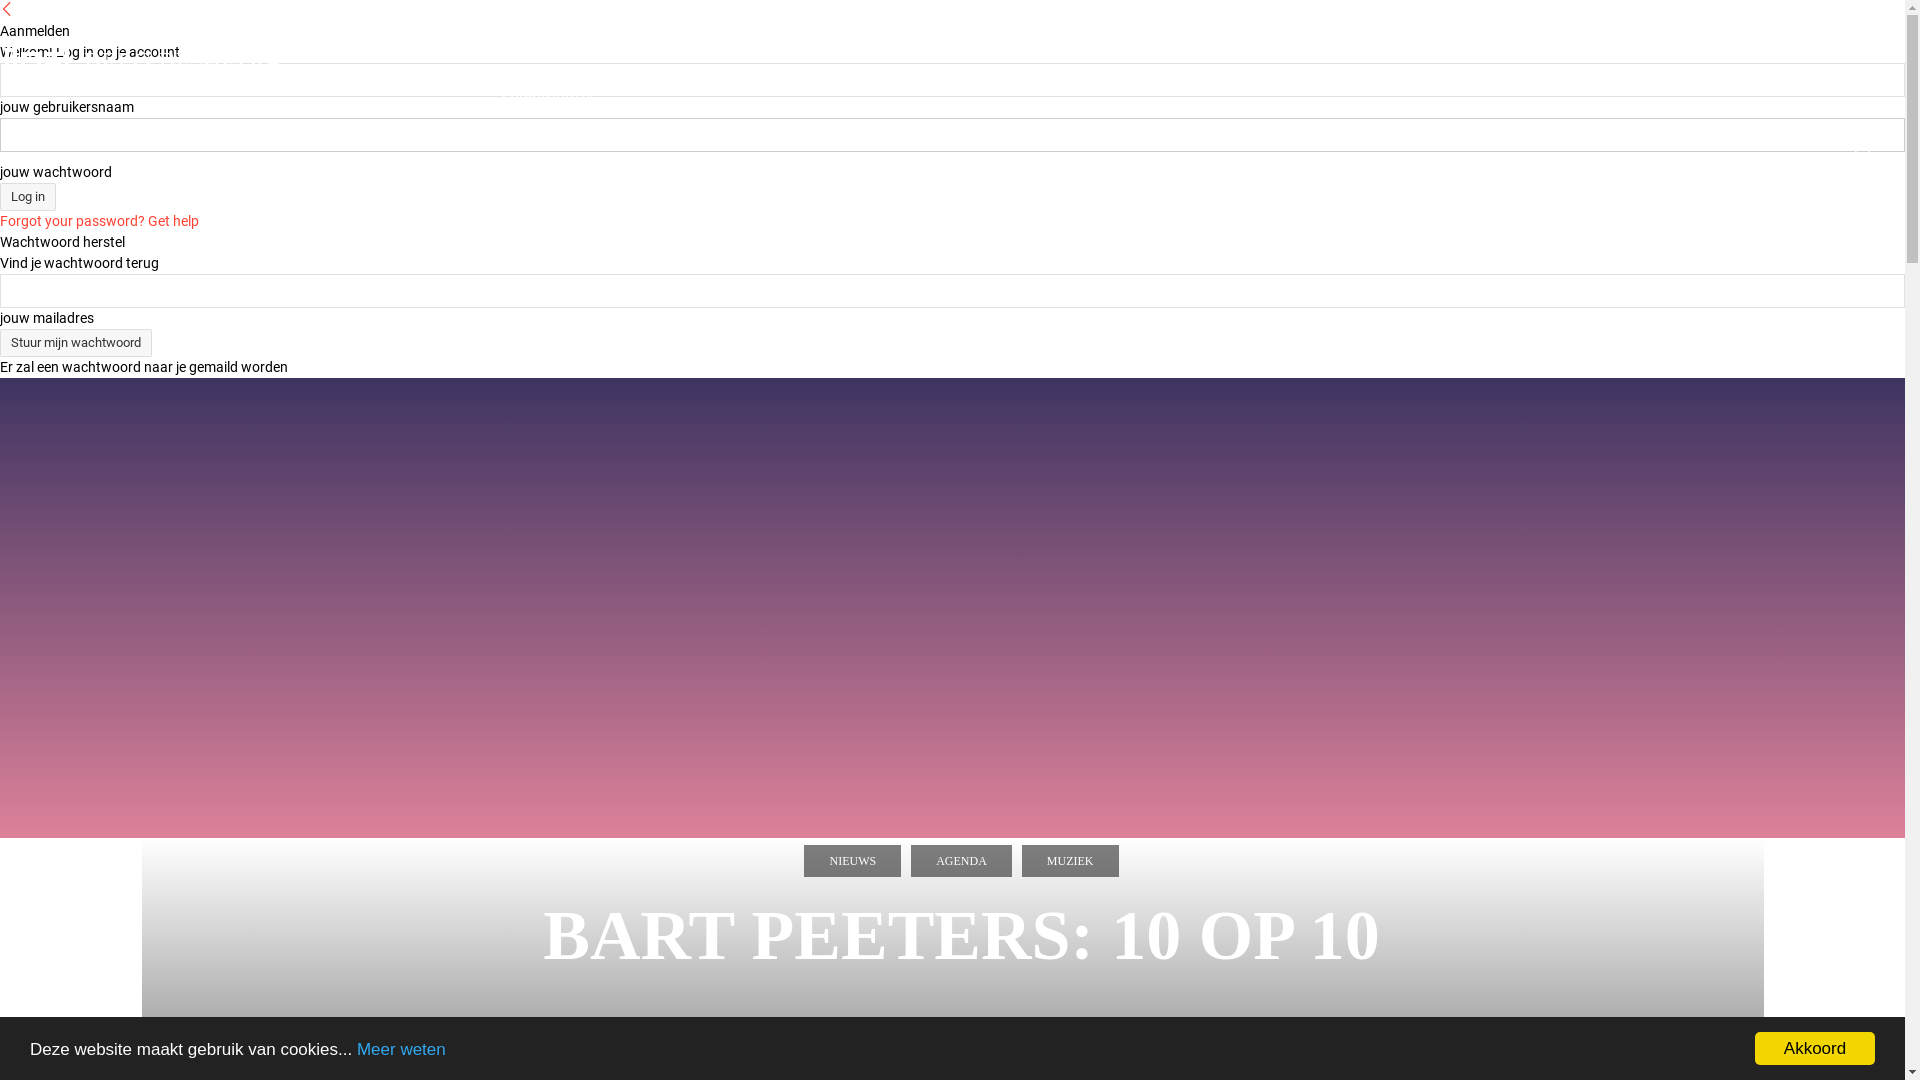 Image resolution: width=1920 pixels, height=1080 pixels. Describe the element at coordinates (961, 859) in the screenshot. I see `'AGENDA'` at that location.